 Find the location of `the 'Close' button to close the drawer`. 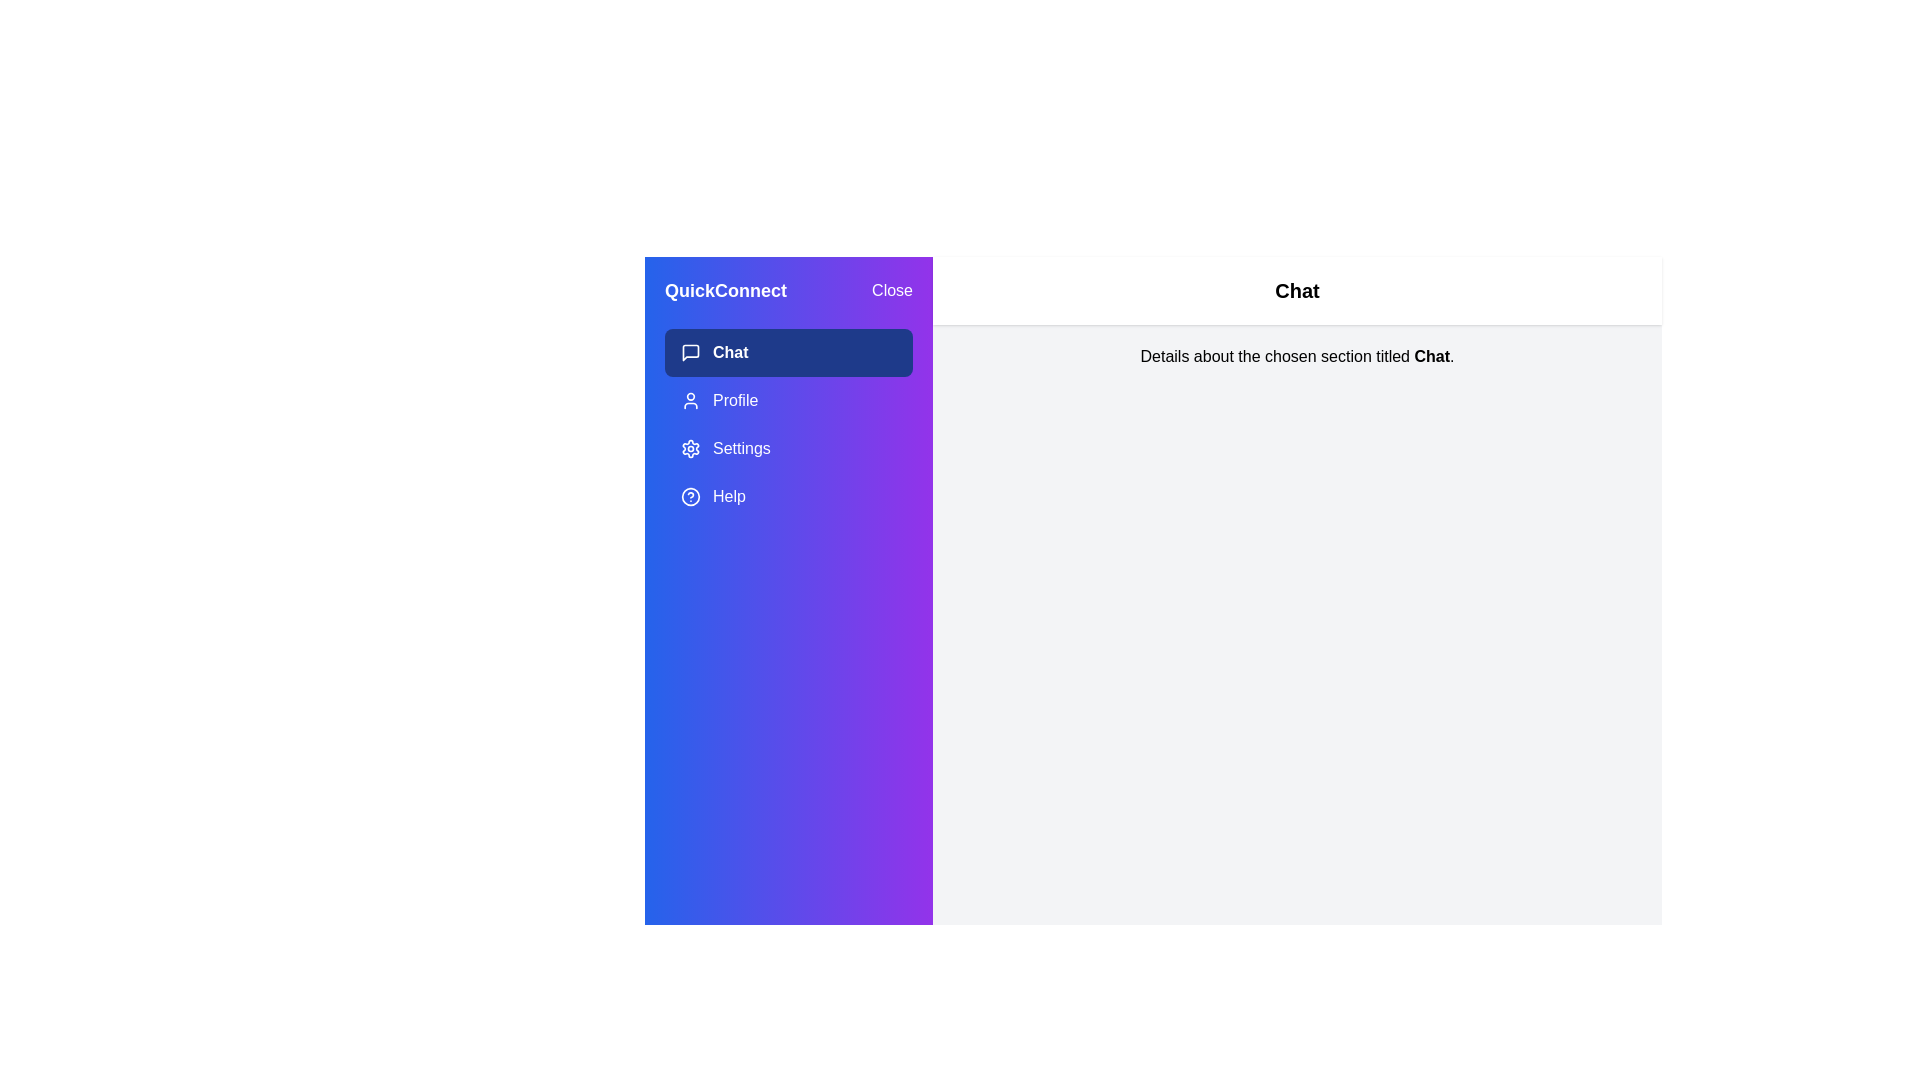

the 'Close' button to close the drawer is located at coordinates (891, 290).